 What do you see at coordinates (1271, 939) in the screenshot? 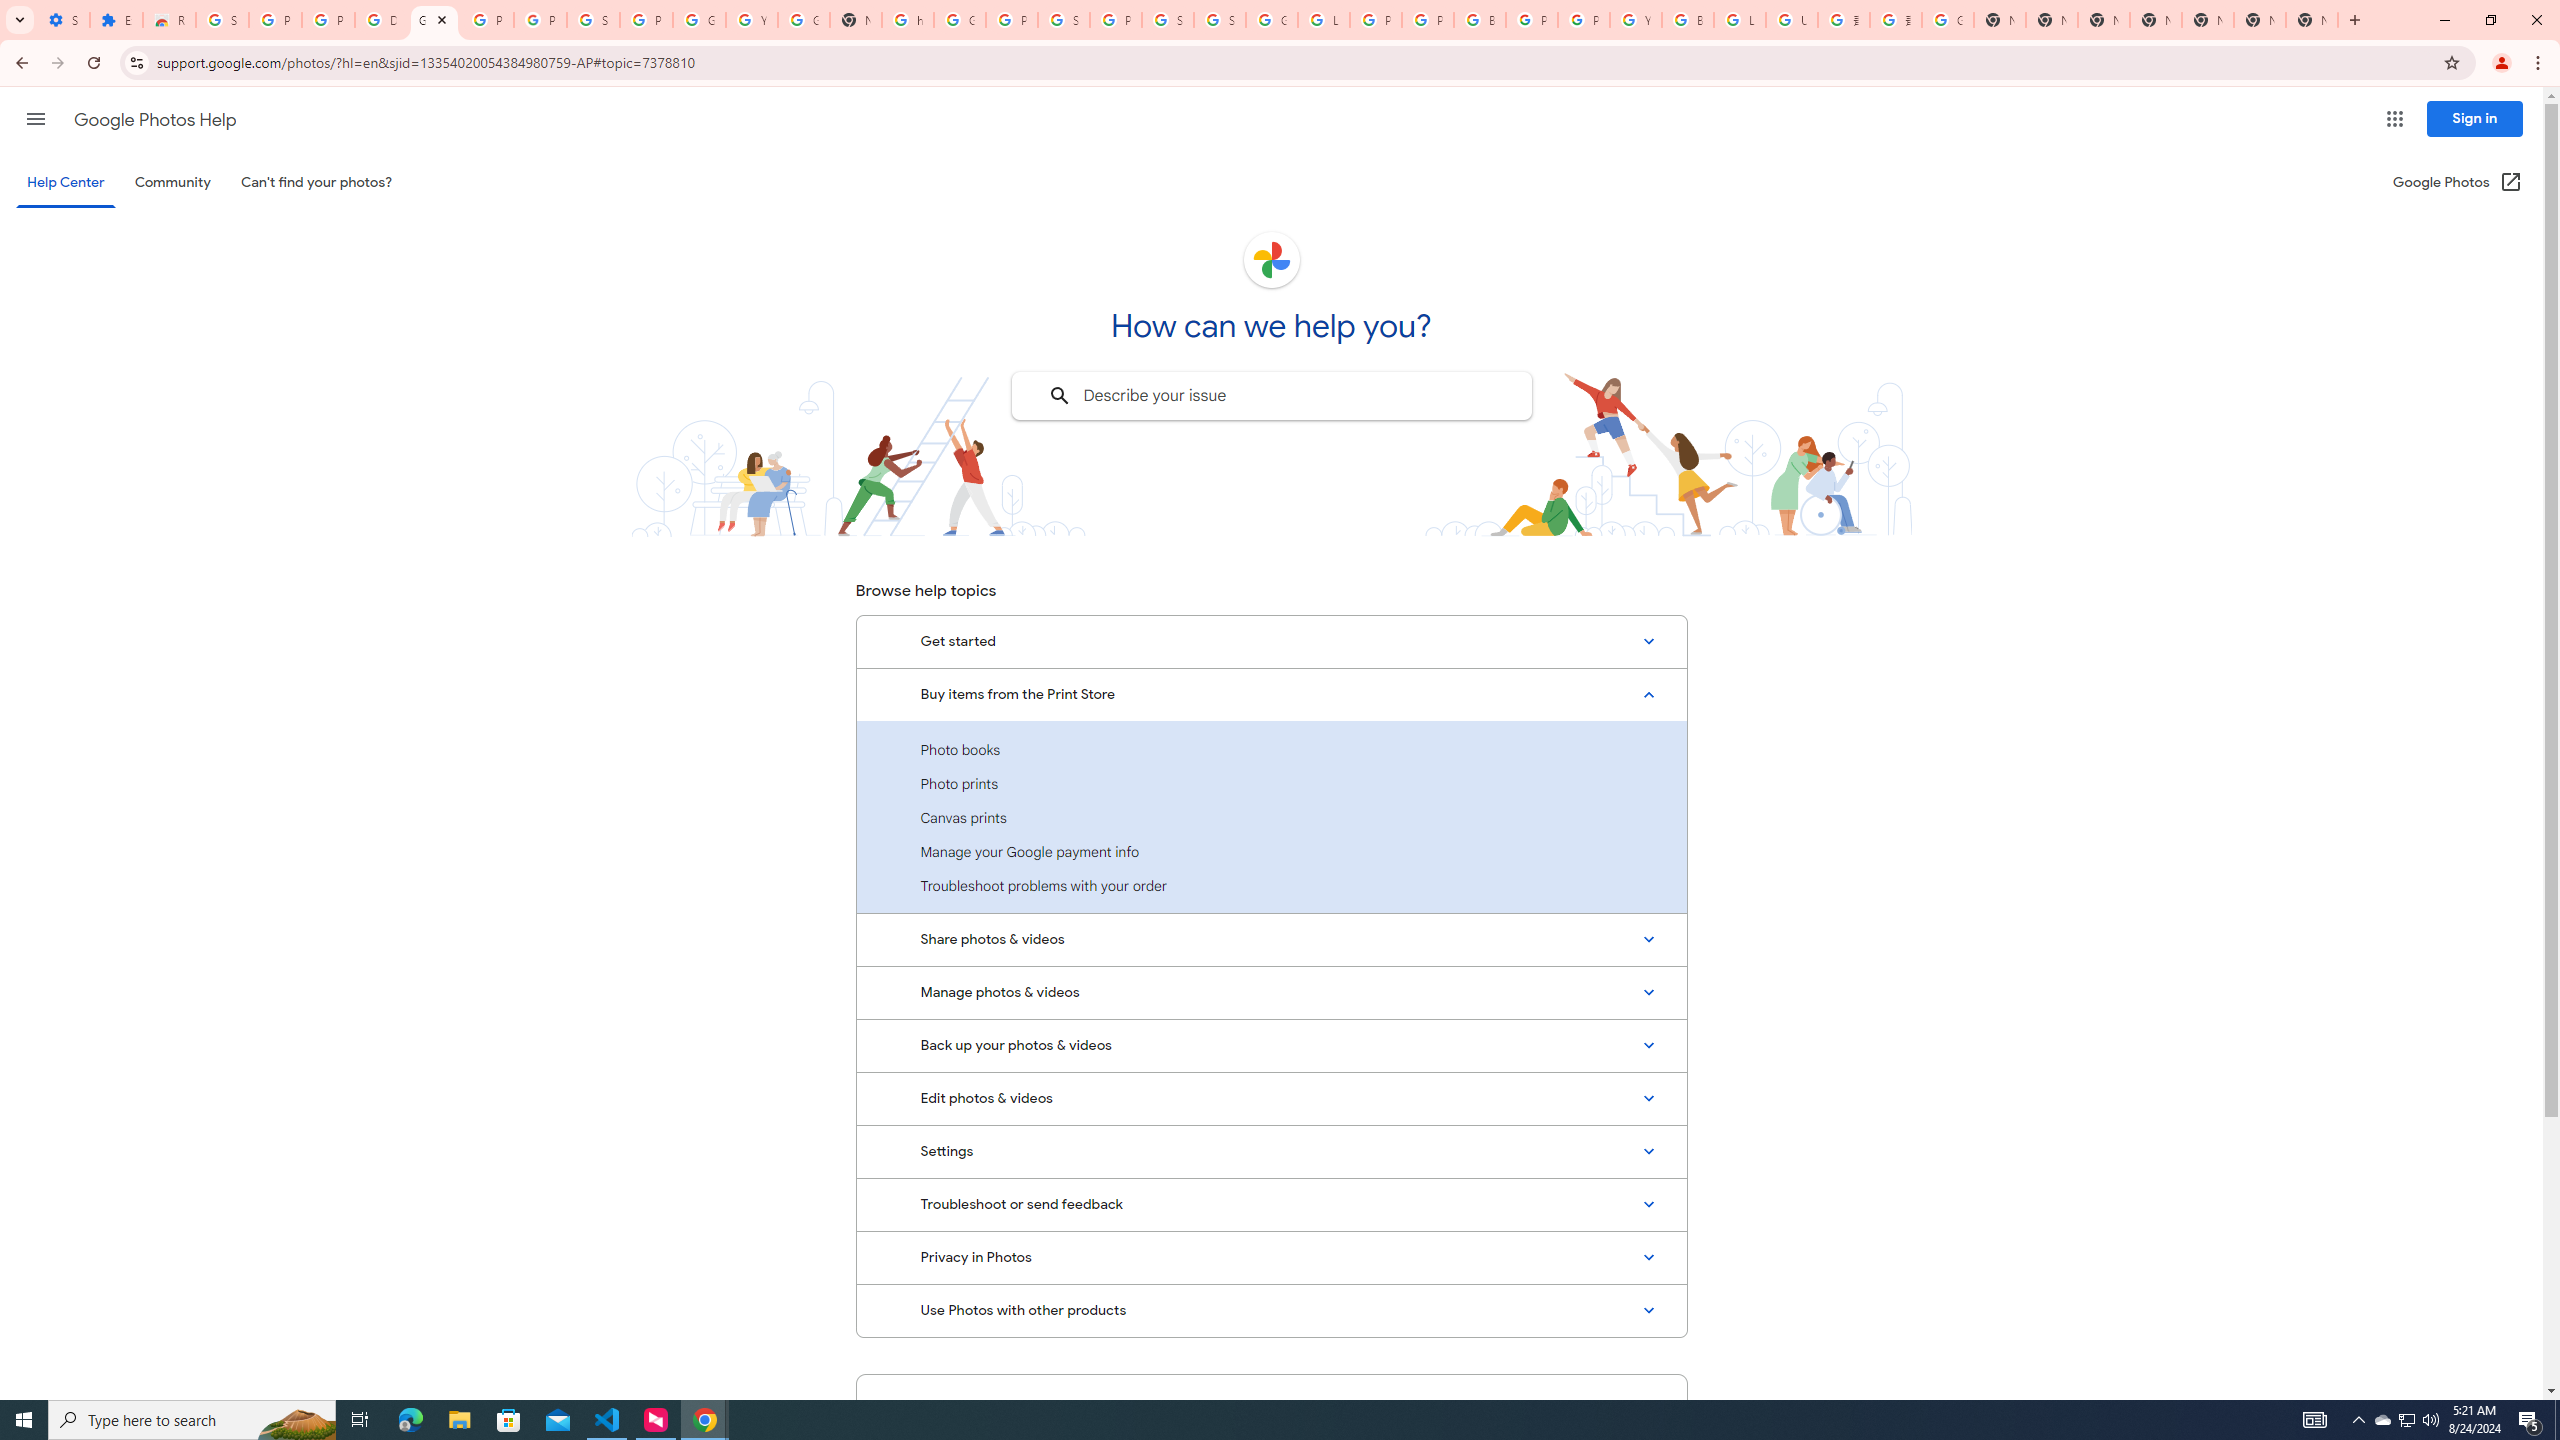
I see `'Share photos & videos'` at bounding box center [1271, 939].